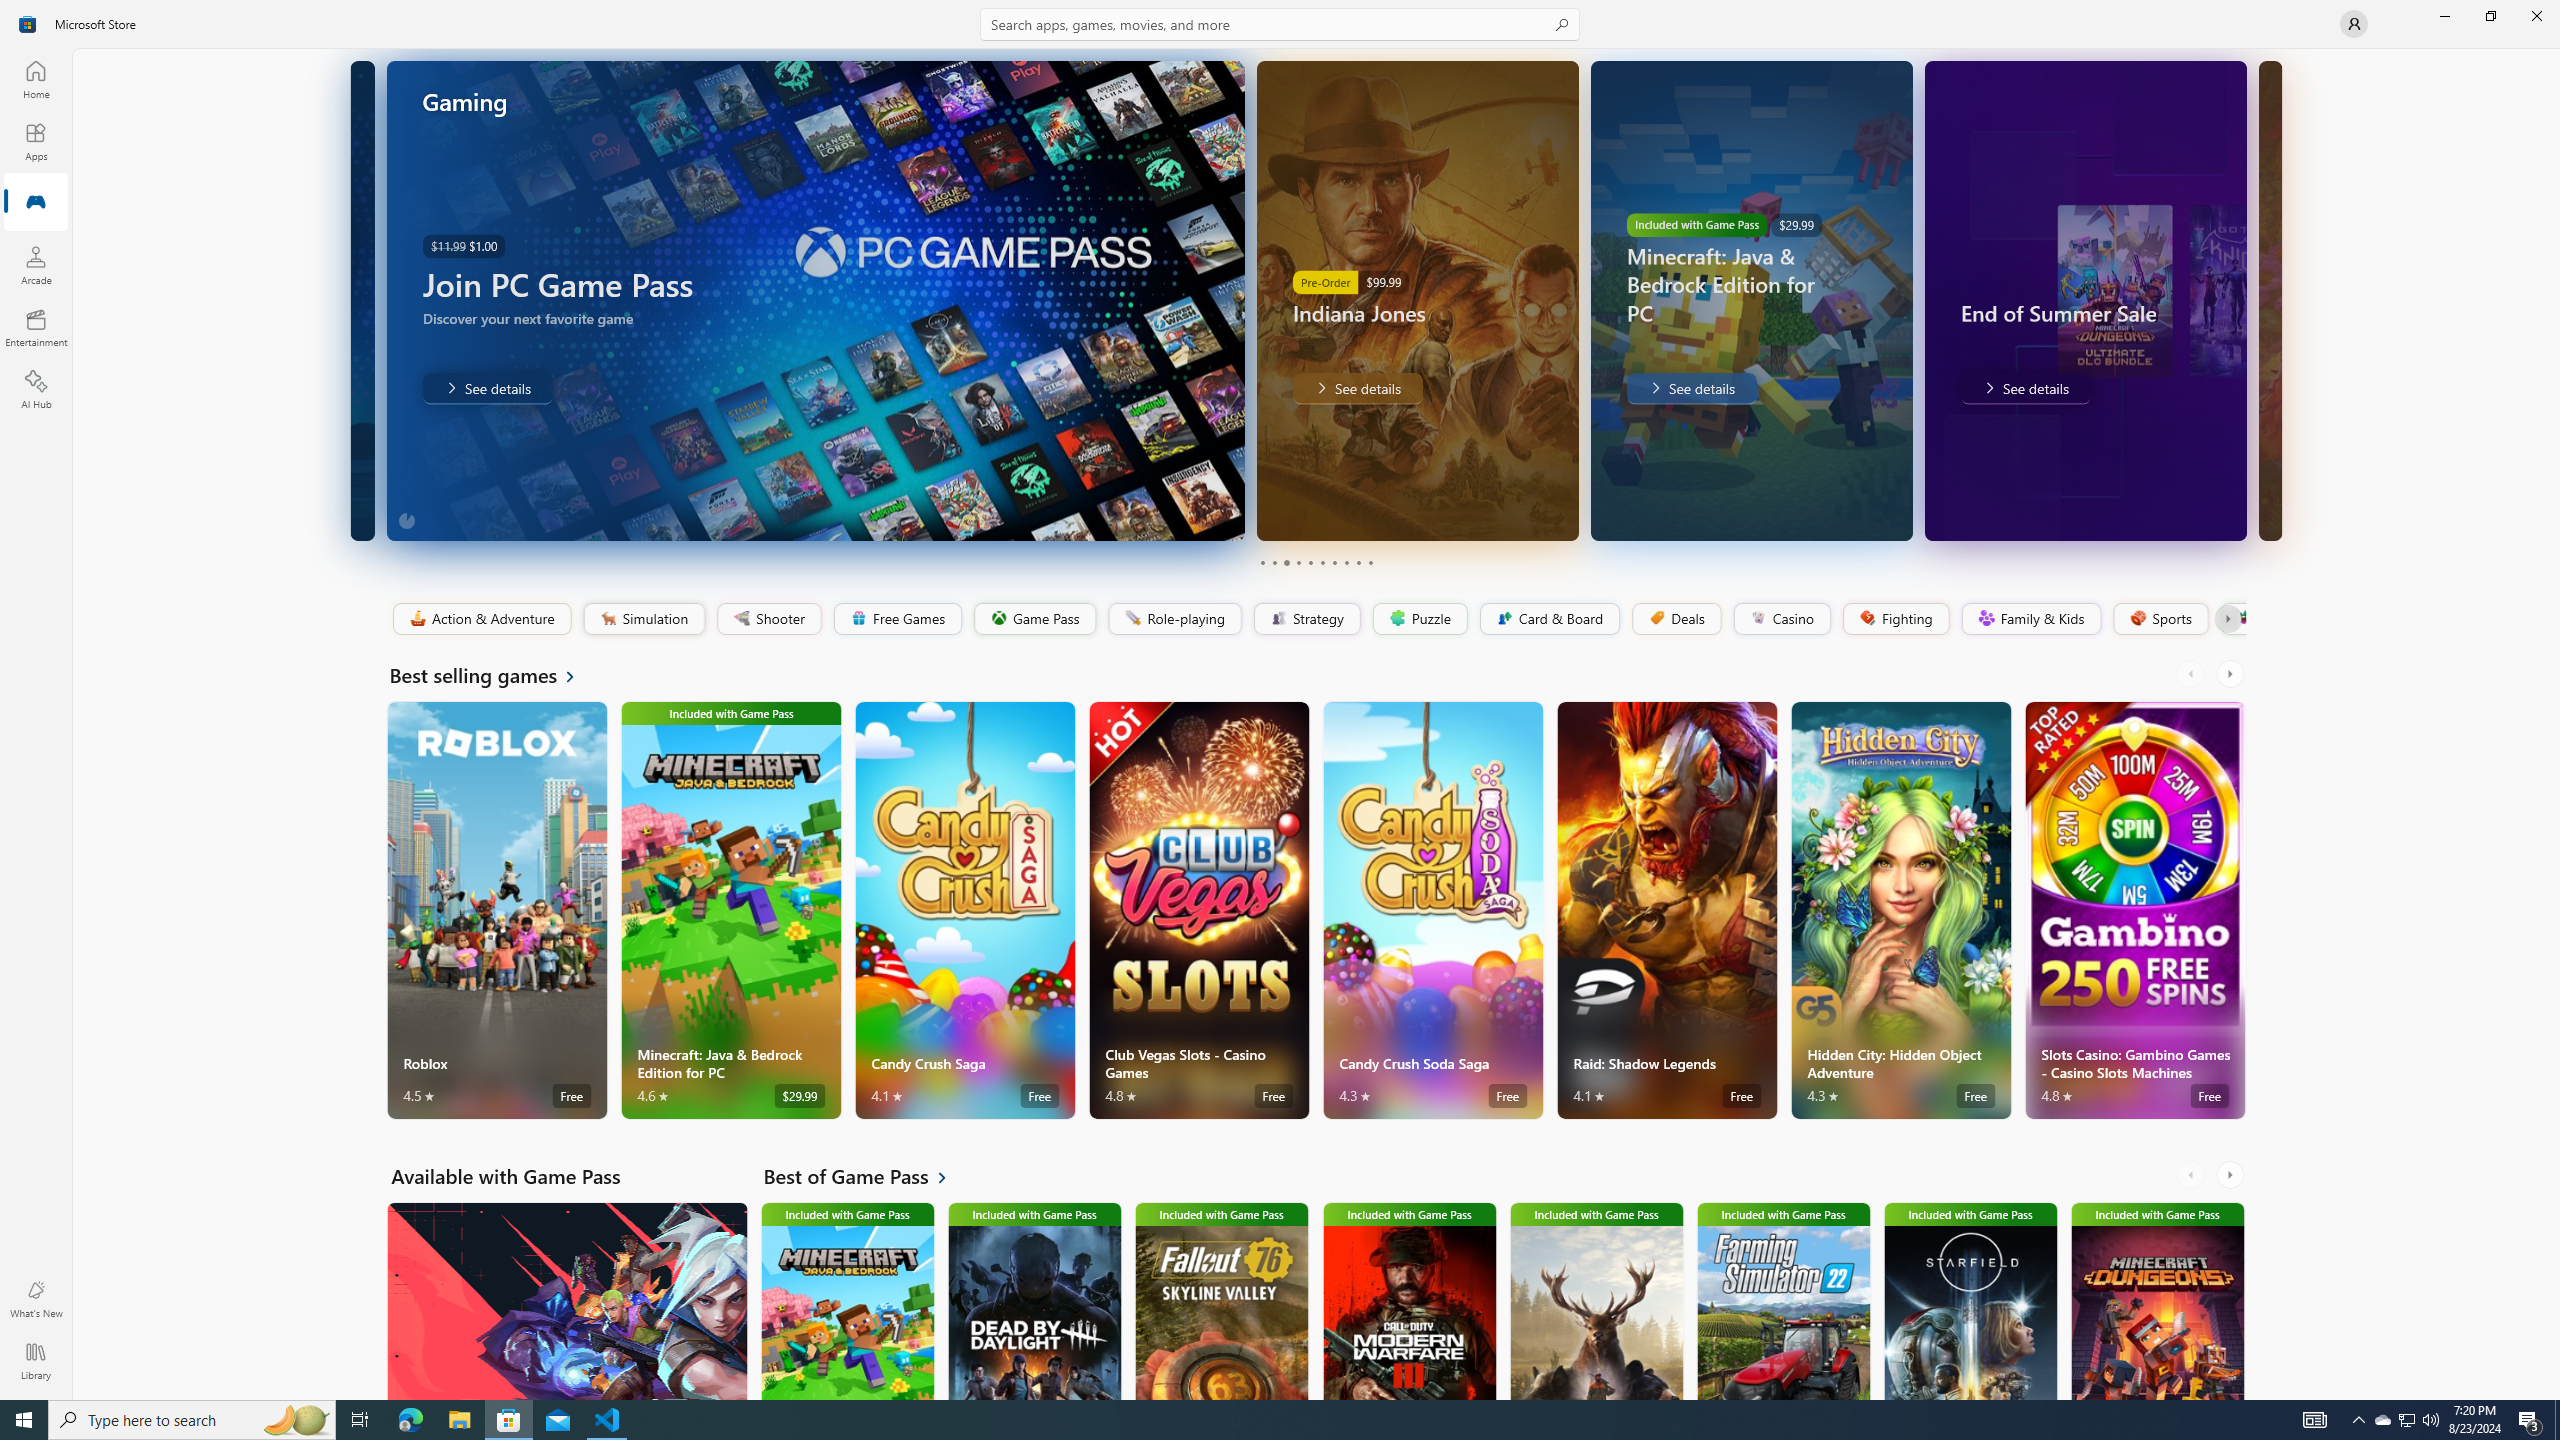 The height and width of the screenshot is (1440, 2560). Describe the element at coordinates (2535, 15) in the screenshot. I see `'Close Microsoft Store'` at that location.